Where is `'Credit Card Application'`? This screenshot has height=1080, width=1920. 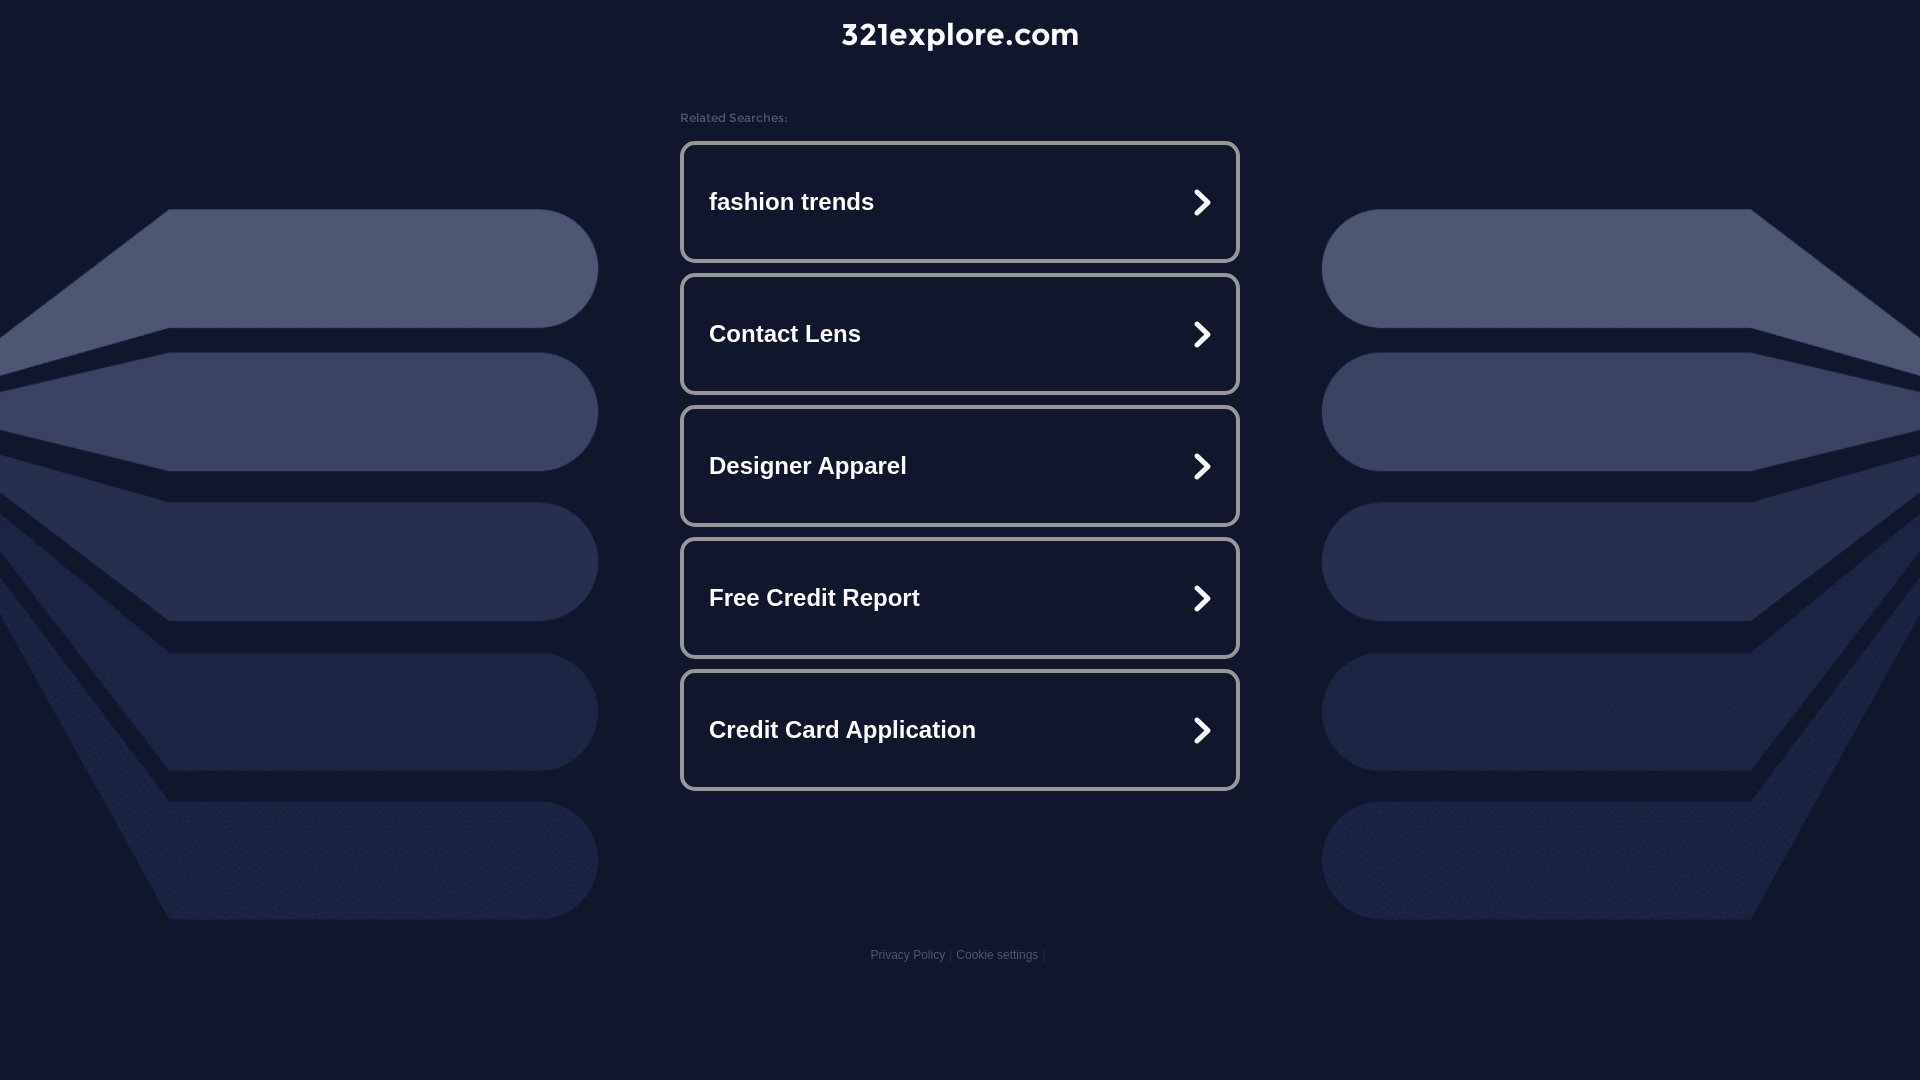
'Credit Card Application' is located at coordinates (960, 729).